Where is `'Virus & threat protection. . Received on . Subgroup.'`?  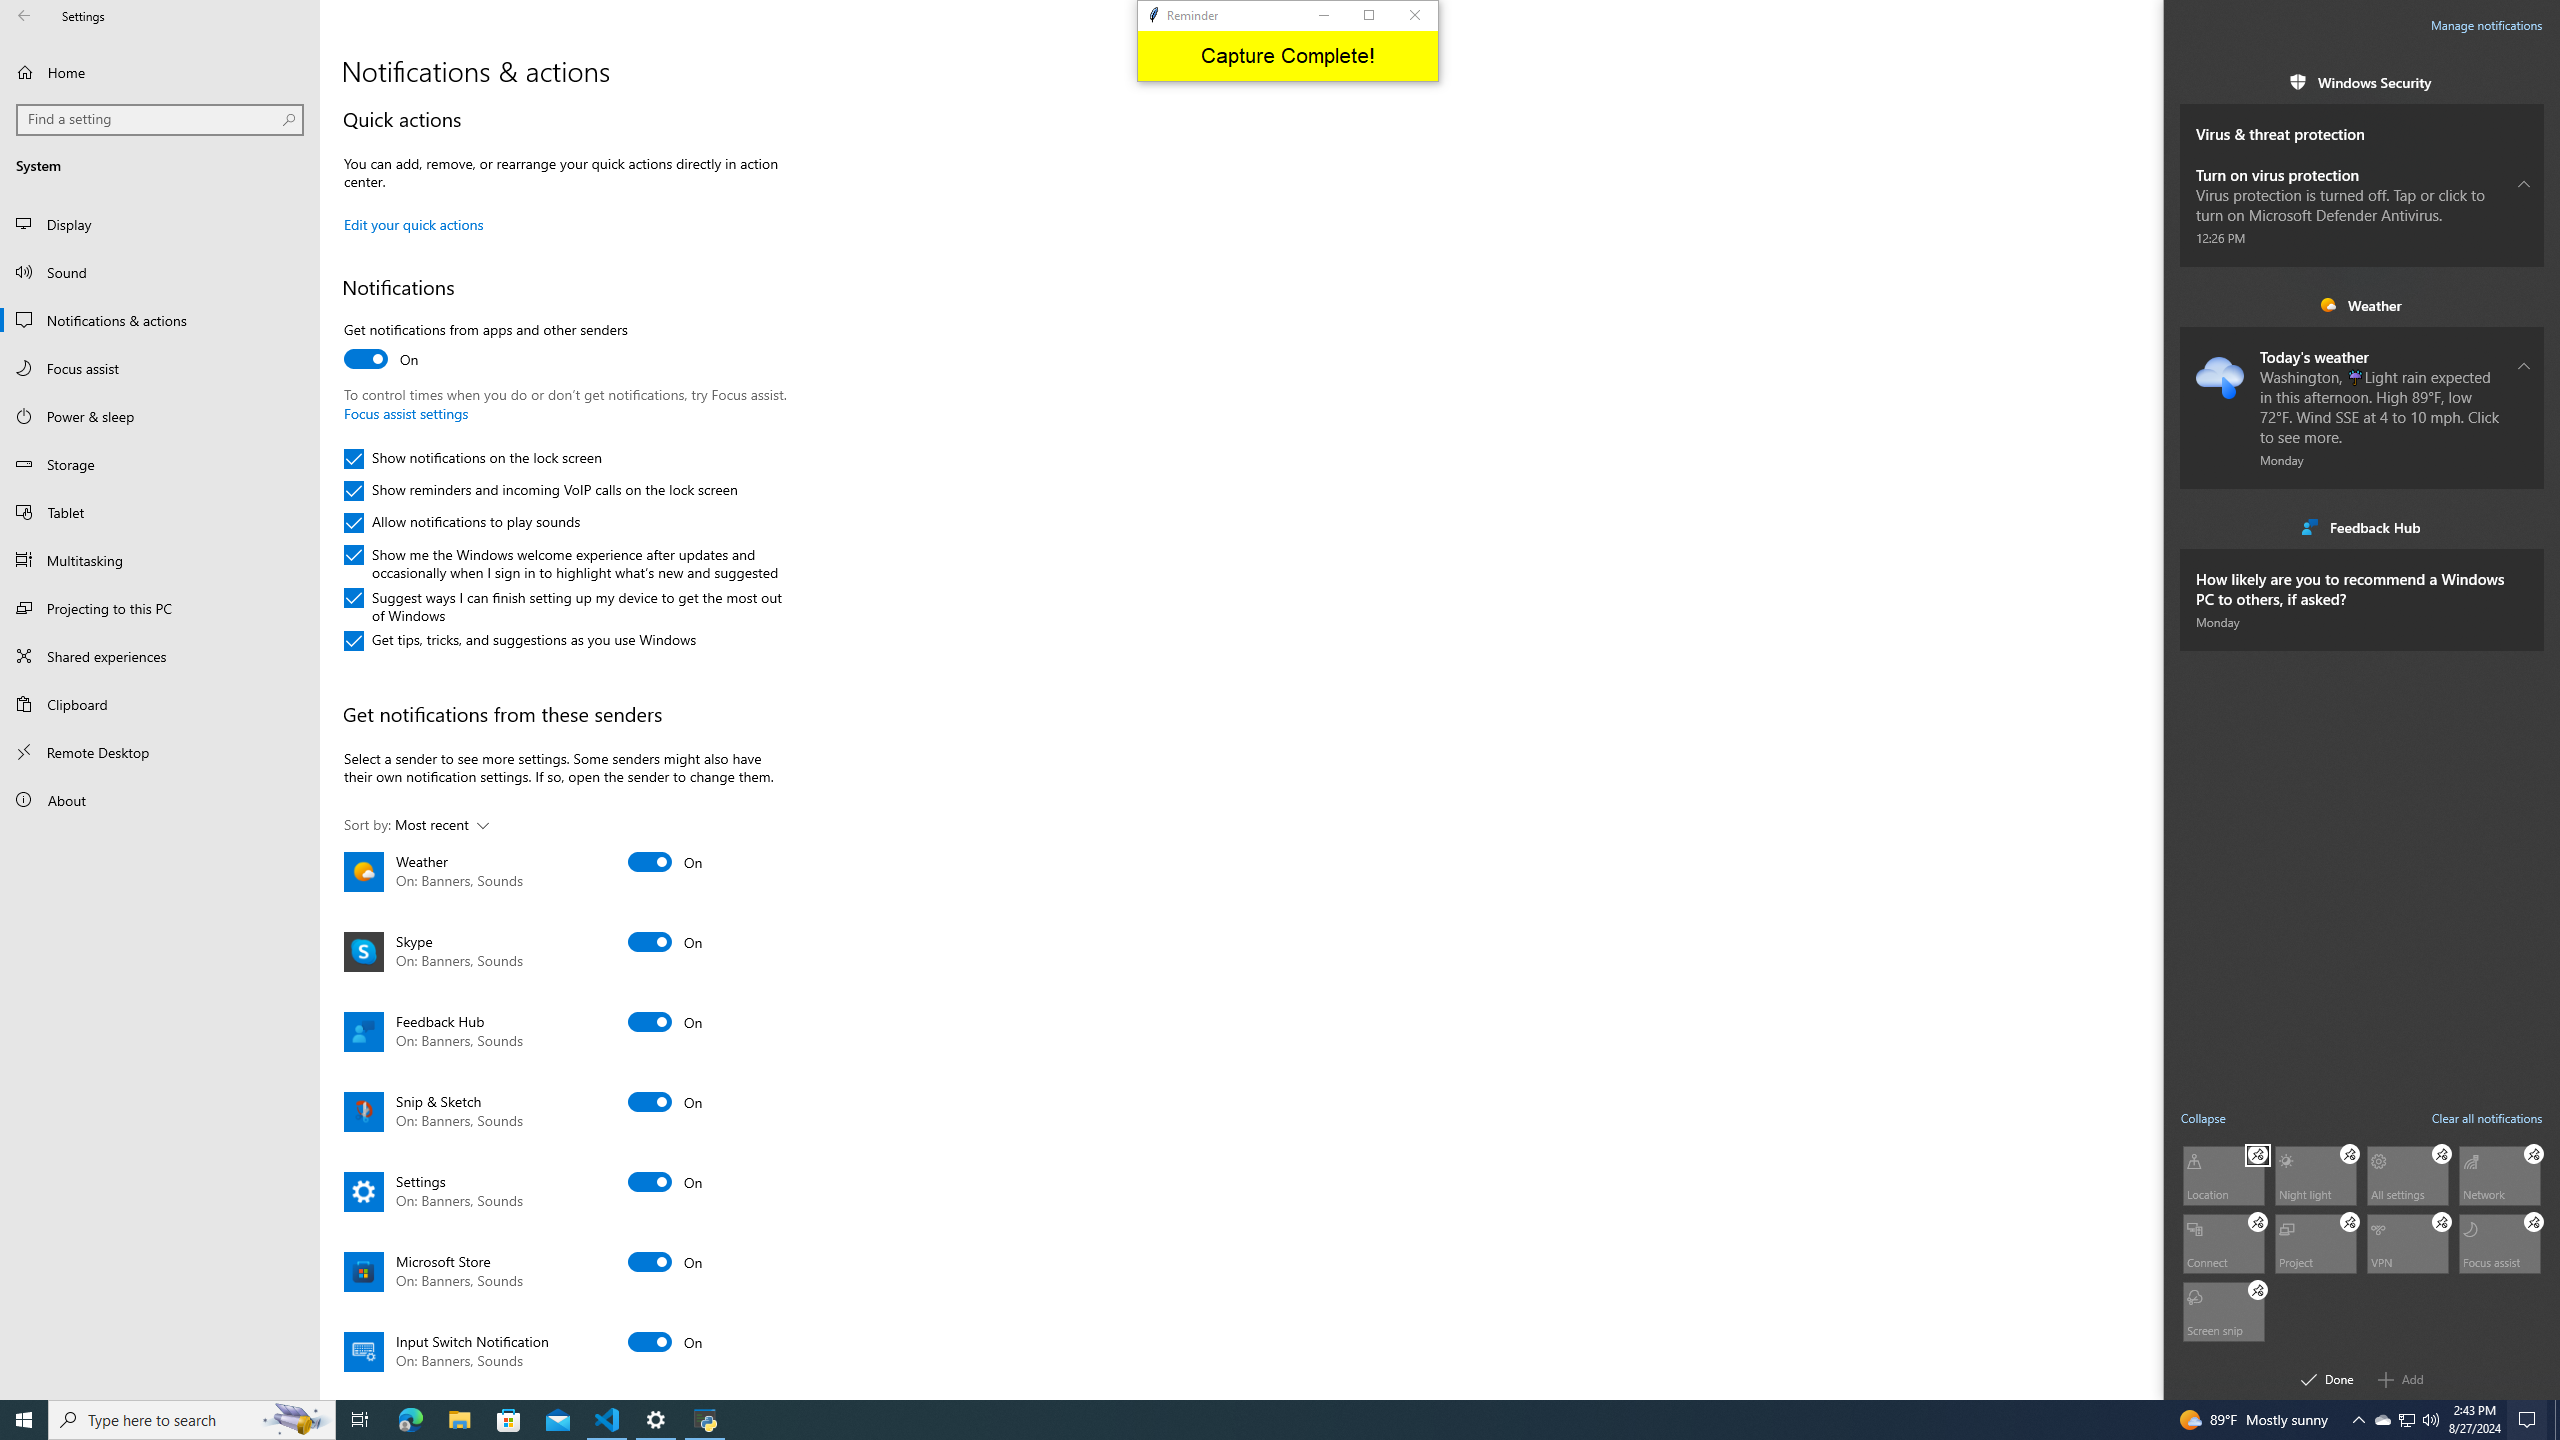 'Virus & threat protection. . Received on . Subgroup.' is located at coordinates (2361, 123).